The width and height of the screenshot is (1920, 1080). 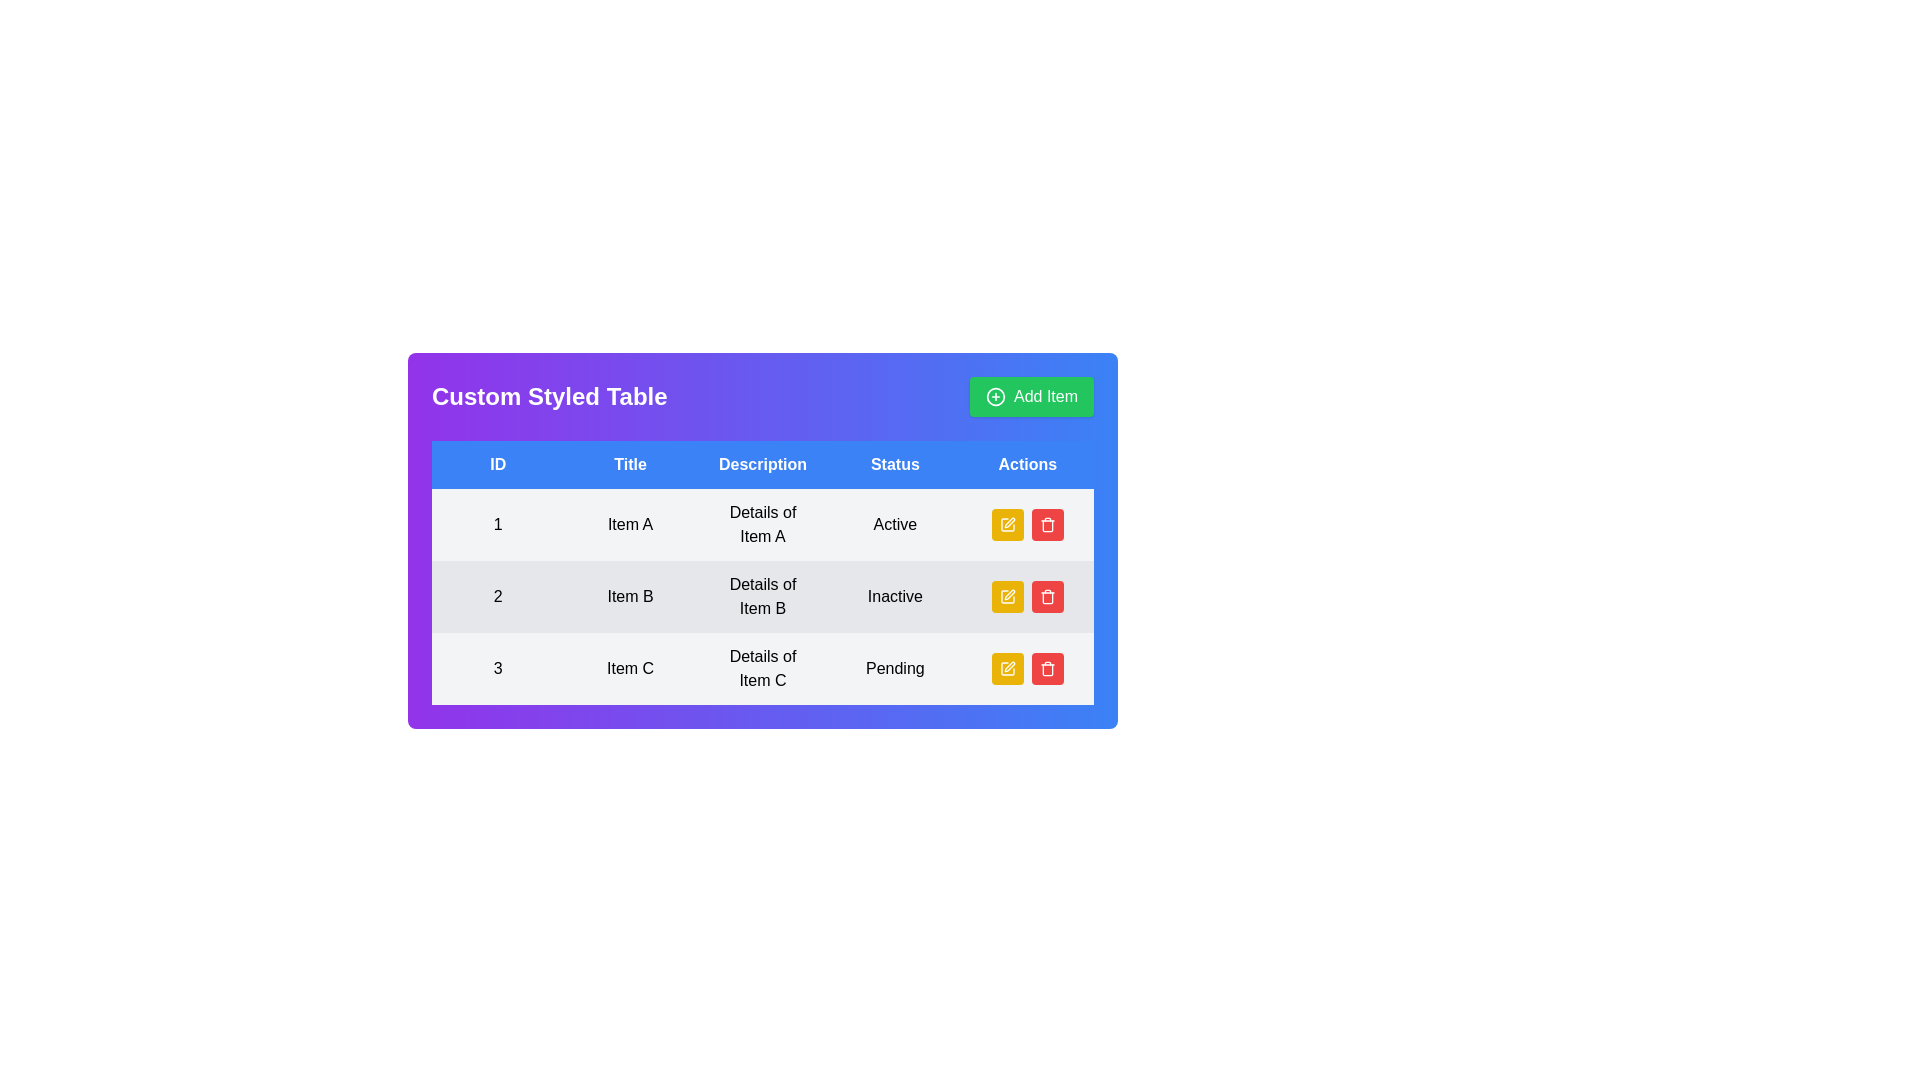 I want to click on the Table Header Row, which serves as the identifier for the columns in the table and is positioned at the topmost row, spanning horizontally across the table, so click(x=762, y=465).